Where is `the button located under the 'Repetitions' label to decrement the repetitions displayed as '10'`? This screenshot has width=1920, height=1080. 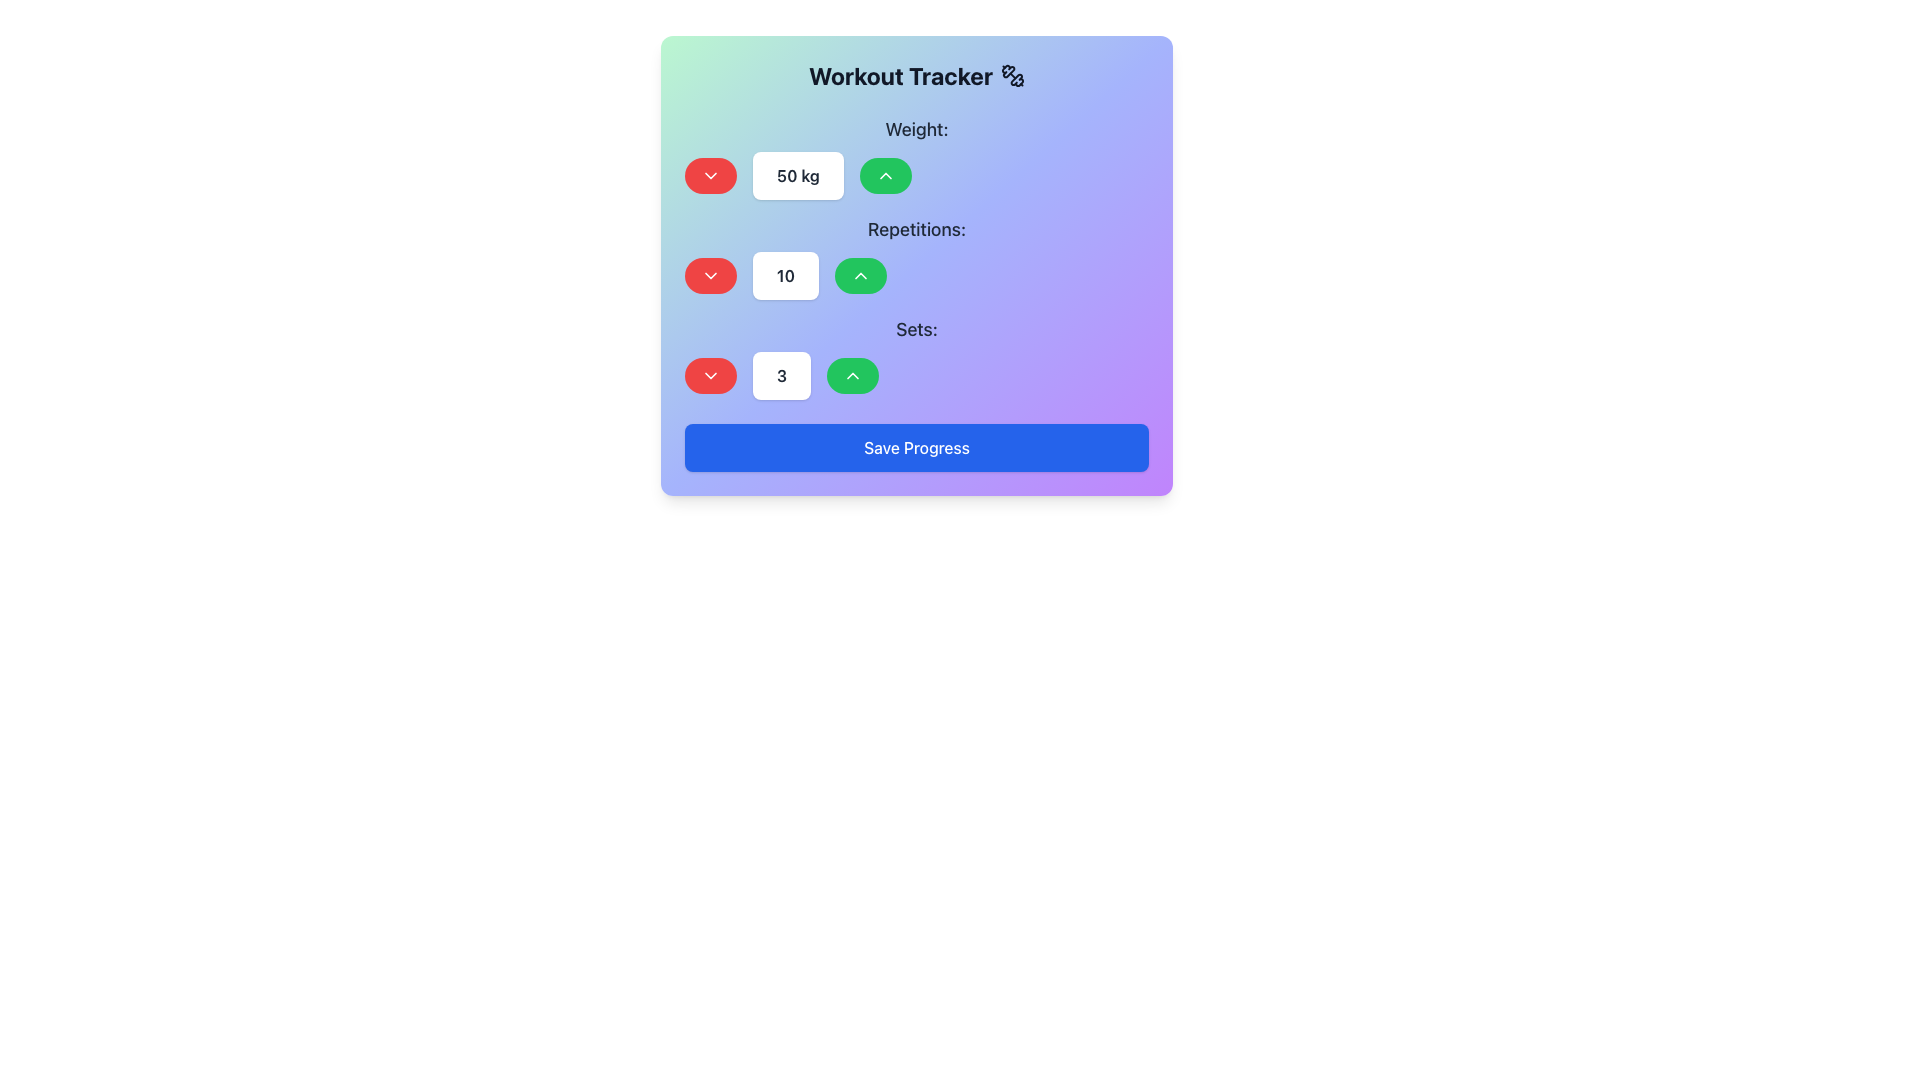 the button located under the 'Repetitions' label to decrement the repetitions displayed as '10' is located at coordinates (710, 276).